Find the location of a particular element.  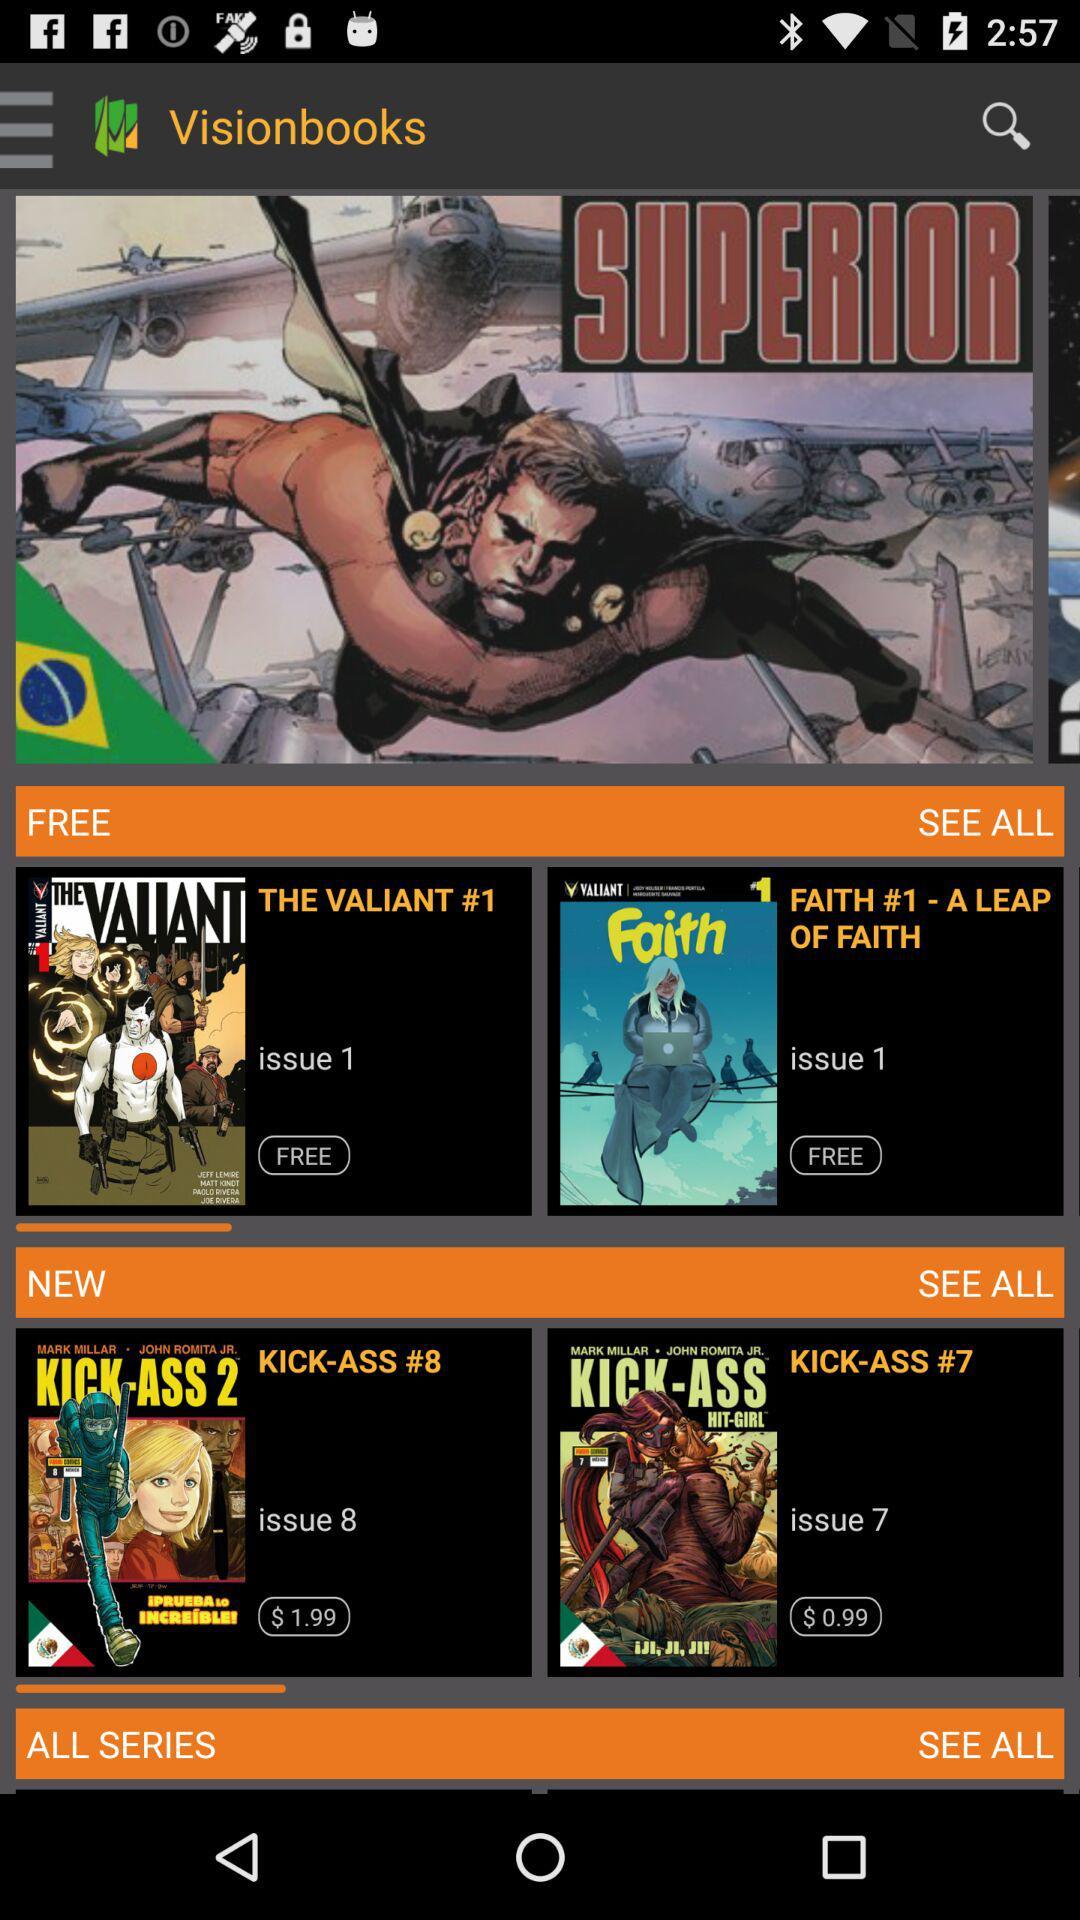

icon next to visionbooks icon is located at coordinates (1006, 124).